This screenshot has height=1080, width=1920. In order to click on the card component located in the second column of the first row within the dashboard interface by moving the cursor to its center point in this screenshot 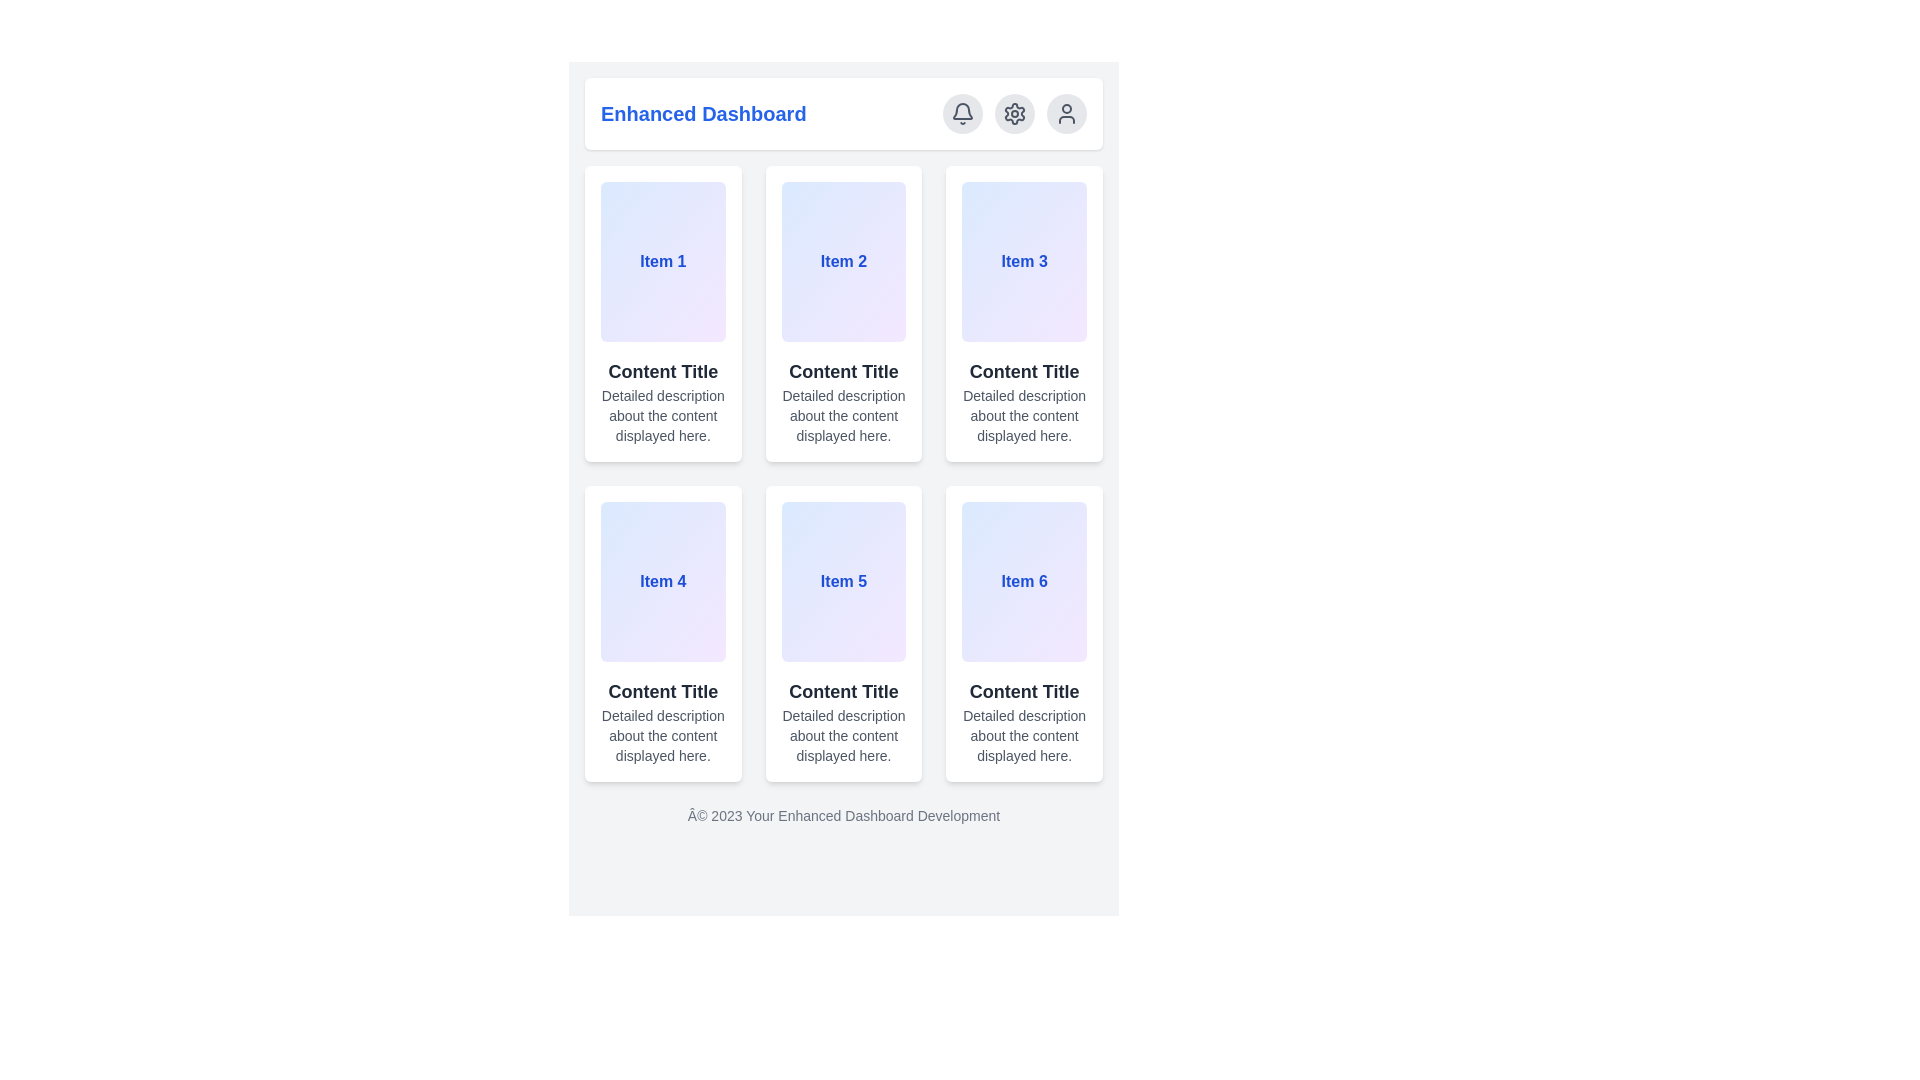, I will do `click(844, 261)`.